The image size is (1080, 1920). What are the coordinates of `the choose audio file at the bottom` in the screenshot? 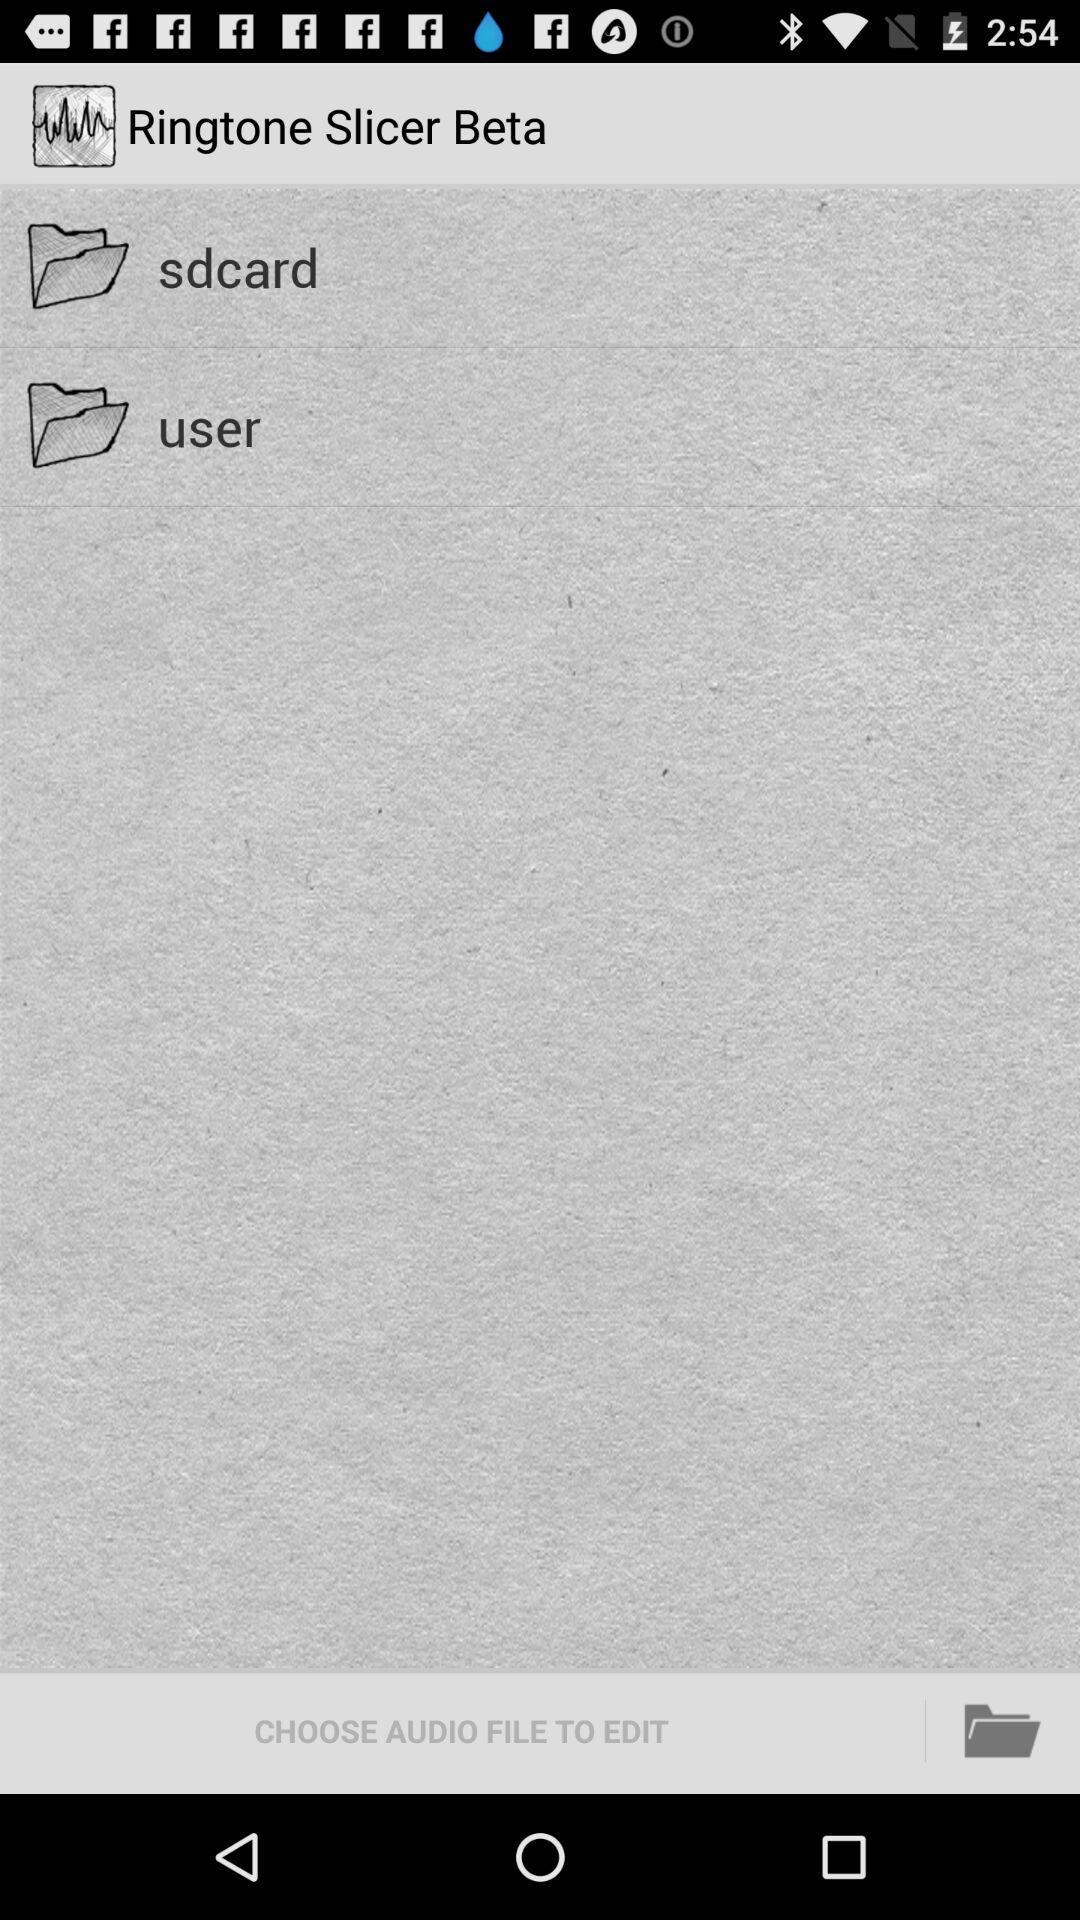 It's located at (461, 1730).